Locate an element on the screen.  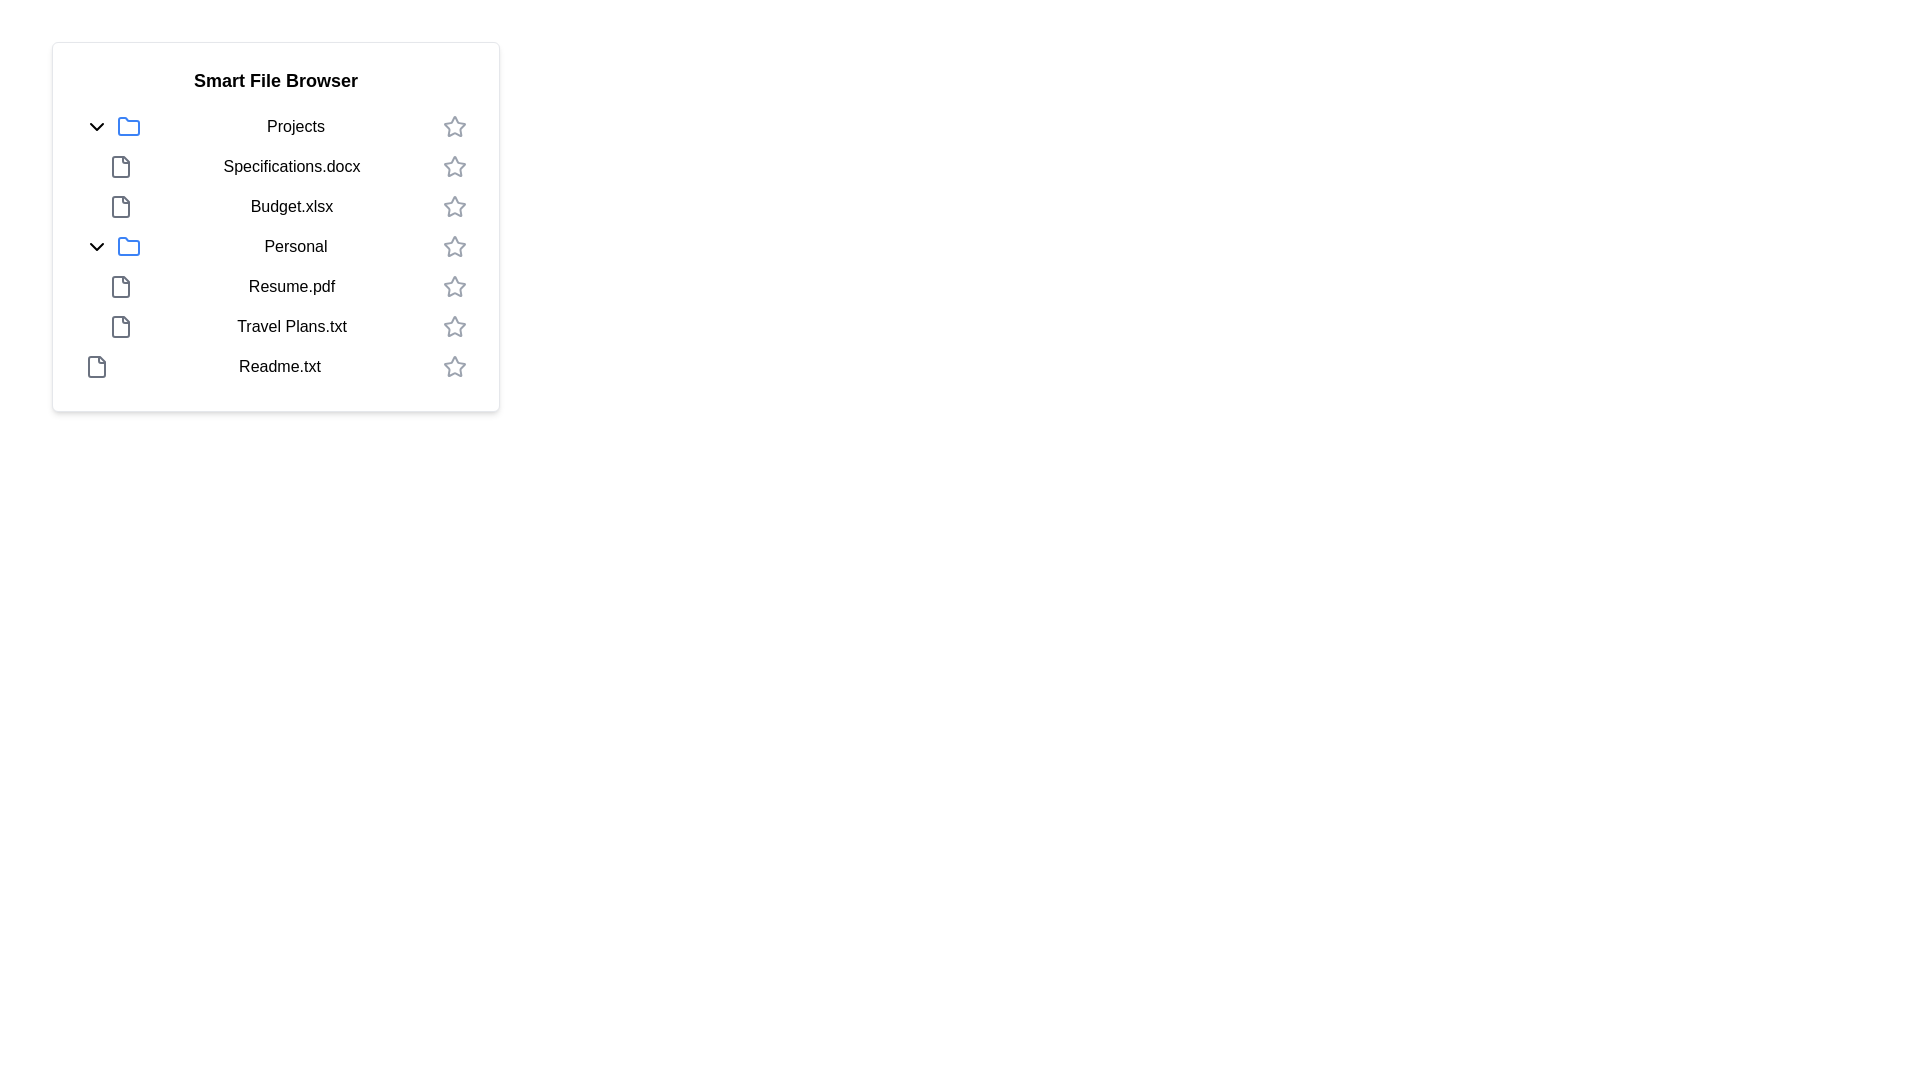
the file icon with a stylized folded corner, located to the left of 'Readme.txt' in the file browser section is located at coordinates (95, 366).